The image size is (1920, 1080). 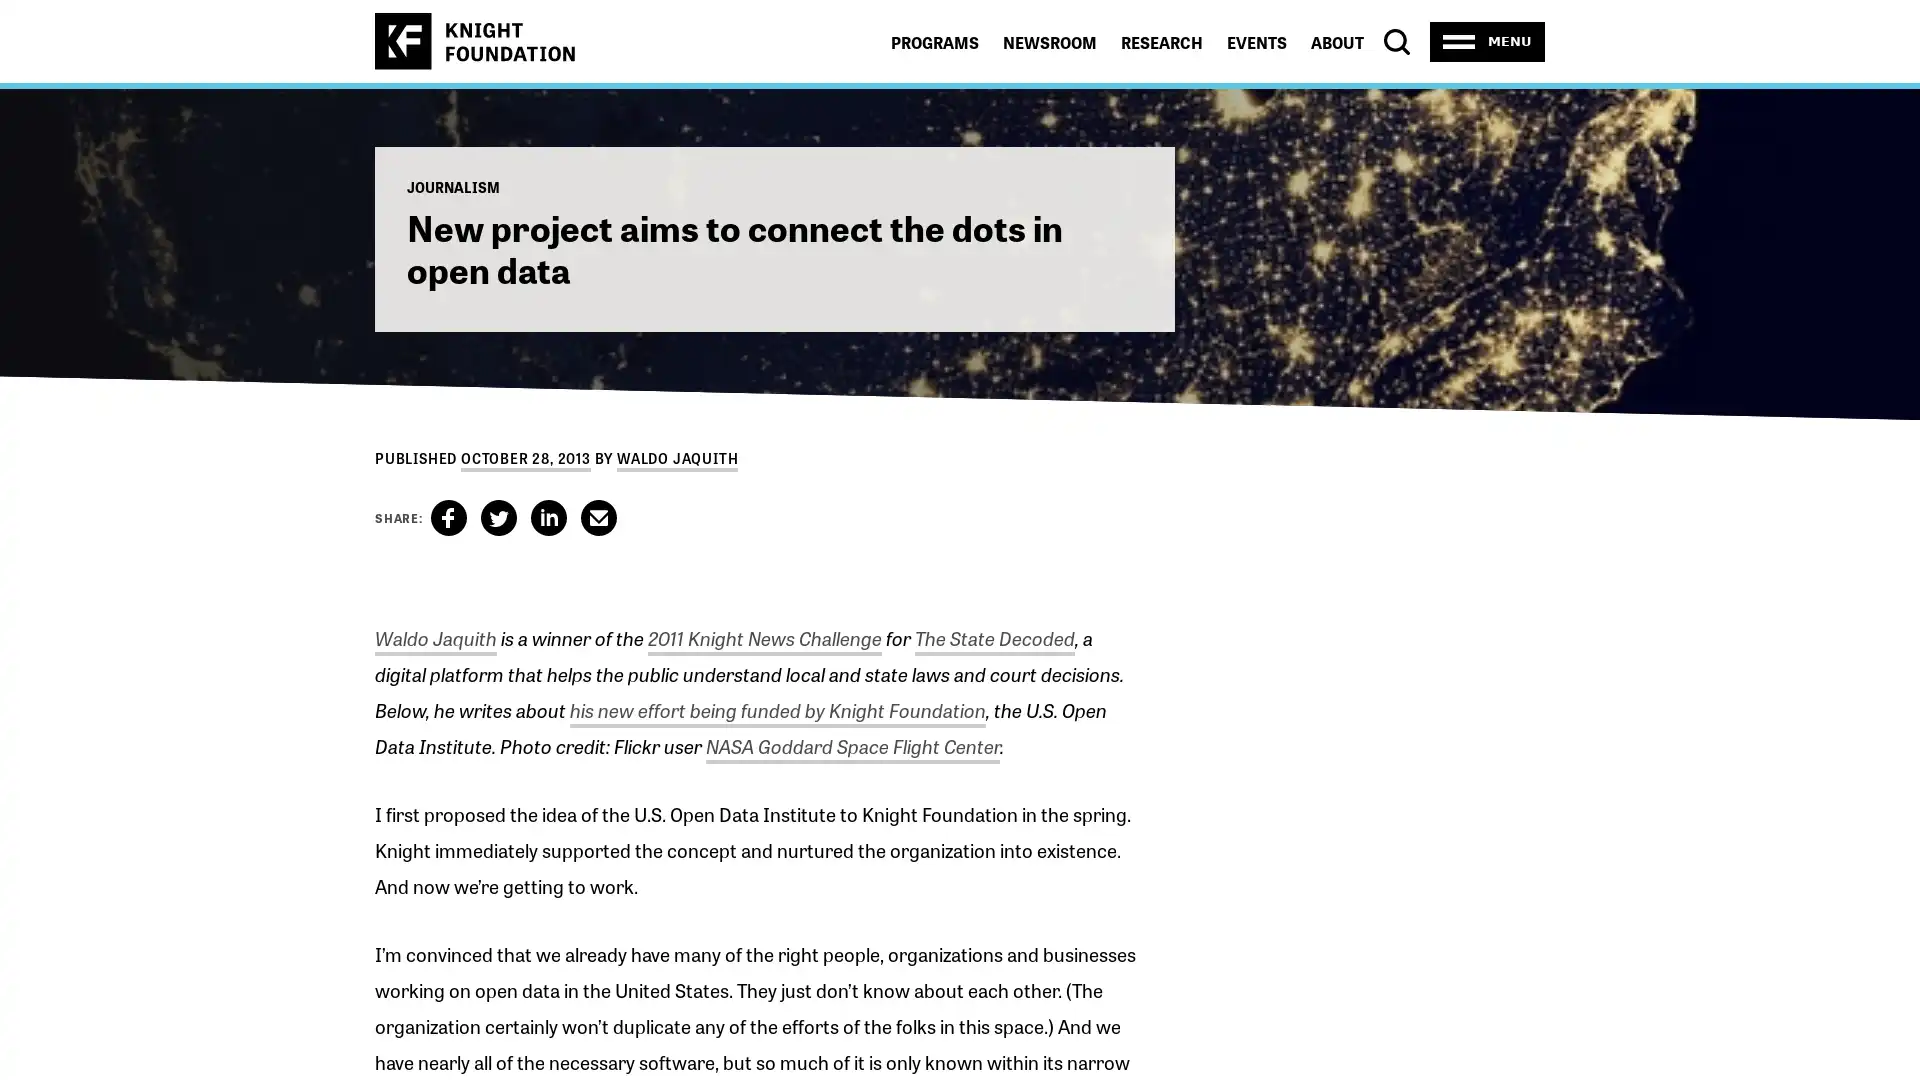 What do you see at coordinates (1487, 41) in the screenshot?
I see `MENU` at bounding box center [1487, 41].